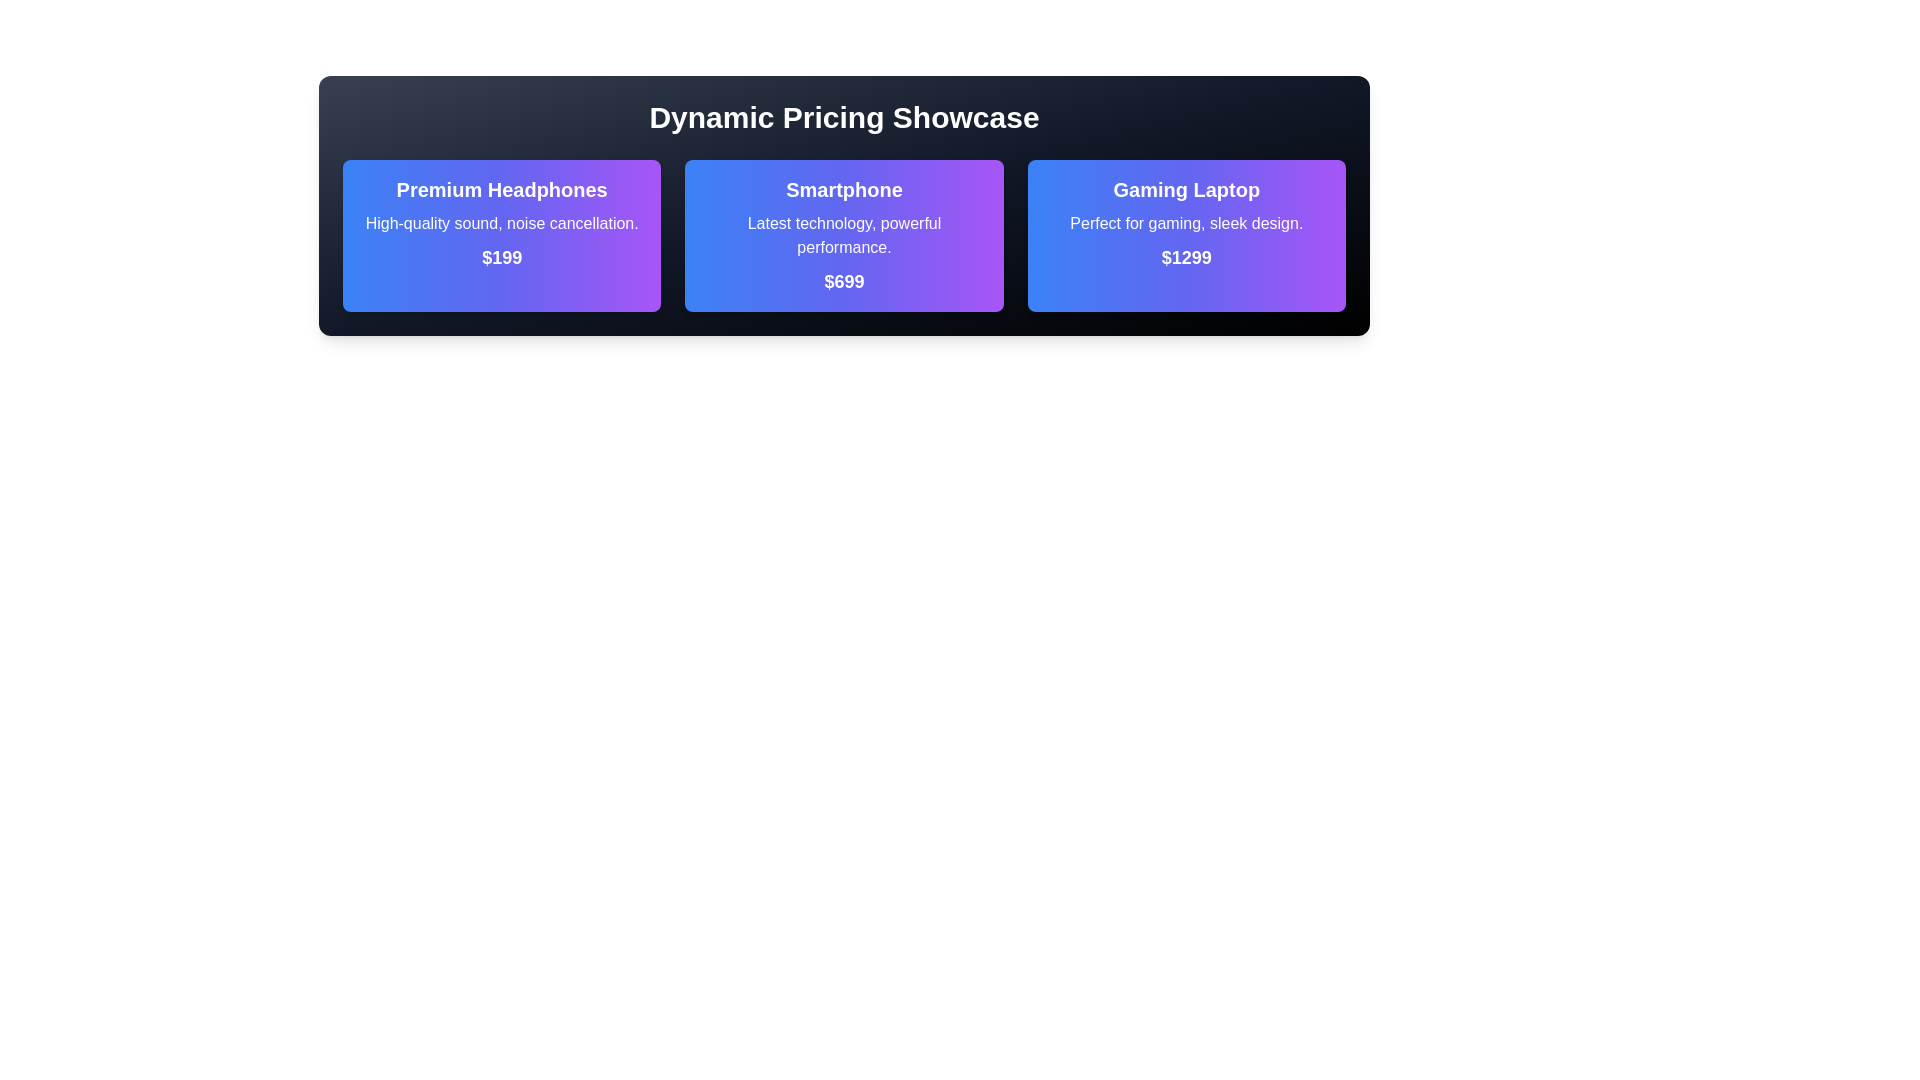  Describe the element at coordinates (1186, 189) in the screenshot. I see `the 'Gaming Laptop' text label, which is the title of the product located at the top of the far-right card in a row of three cards` at that location.